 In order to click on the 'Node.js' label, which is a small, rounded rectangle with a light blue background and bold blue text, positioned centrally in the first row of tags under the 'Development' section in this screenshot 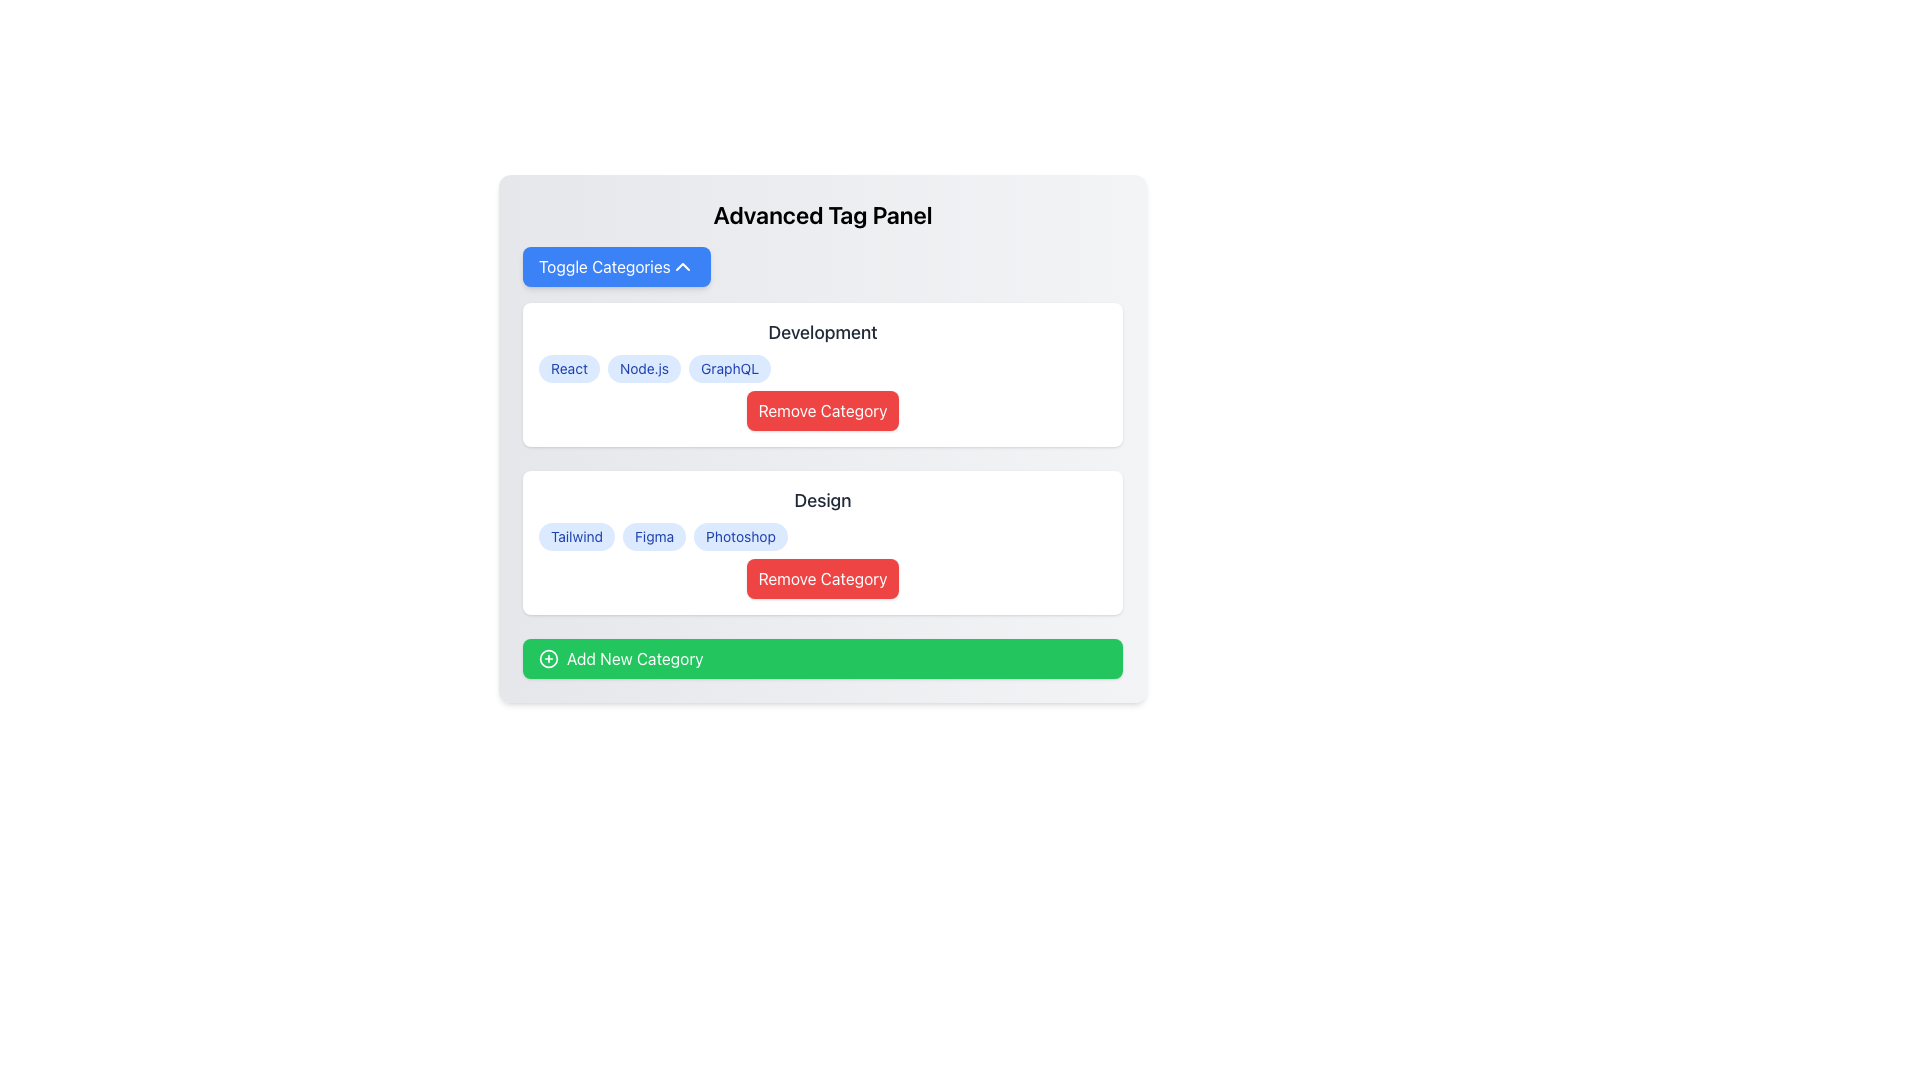, I will do `click(643, 369)`.